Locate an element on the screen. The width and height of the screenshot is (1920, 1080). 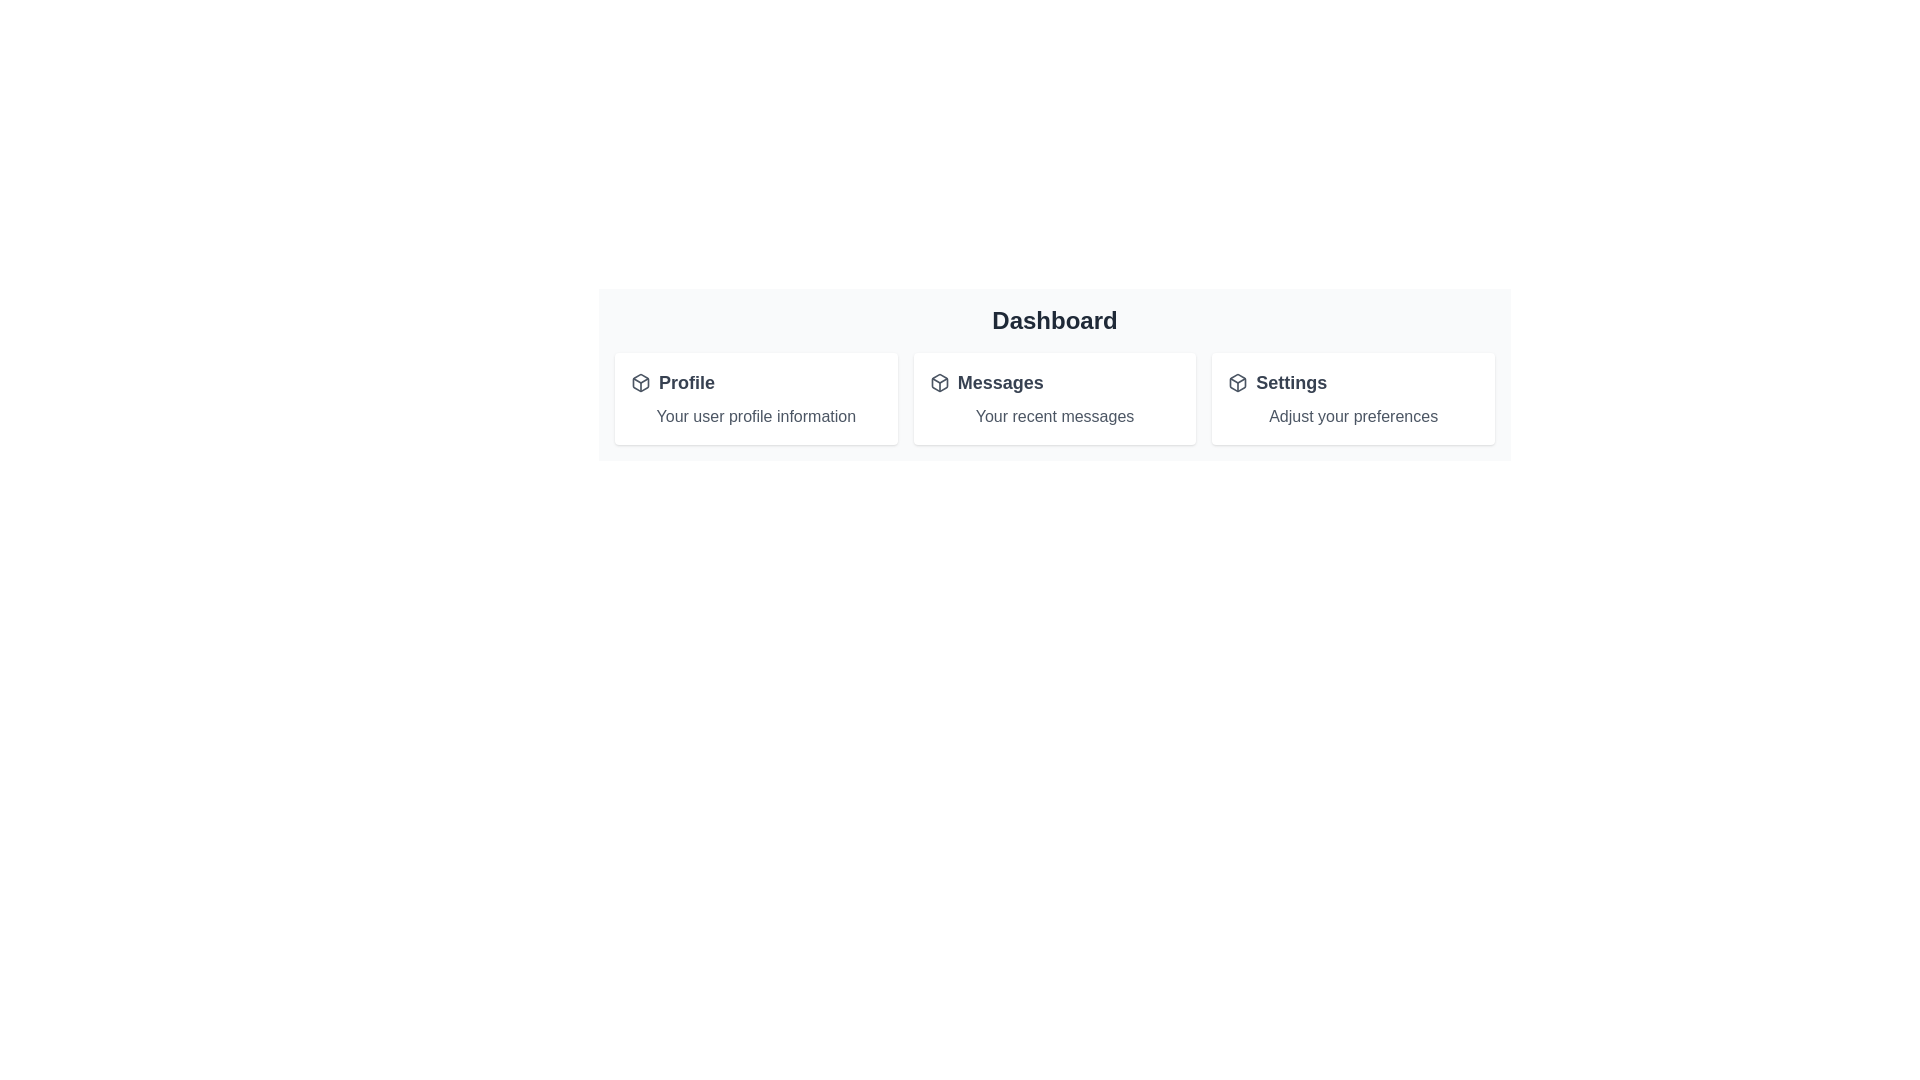
the 3D box outline icon located to the left of the 'Messages' text within the 'Messages' card is located at coordinates (938, 382).